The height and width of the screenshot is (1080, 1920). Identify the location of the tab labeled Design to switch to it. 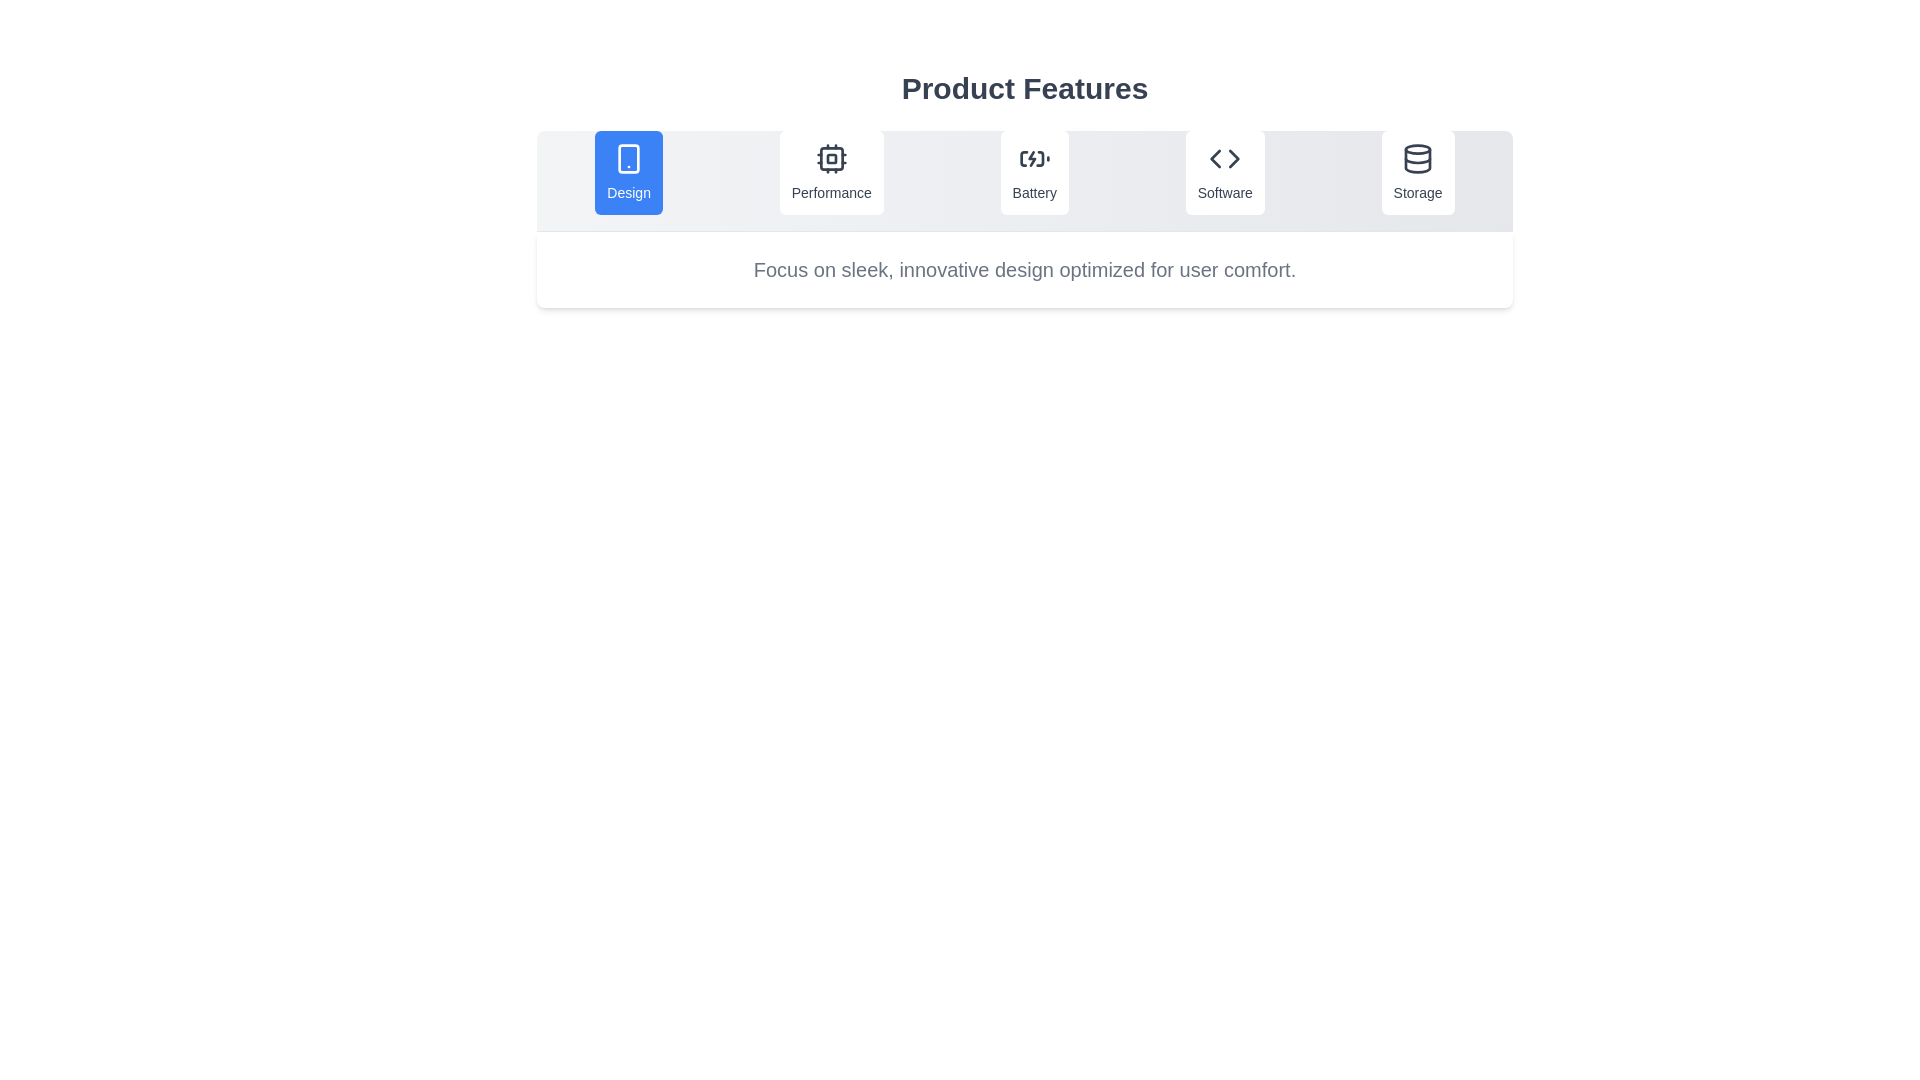
(628, 172).